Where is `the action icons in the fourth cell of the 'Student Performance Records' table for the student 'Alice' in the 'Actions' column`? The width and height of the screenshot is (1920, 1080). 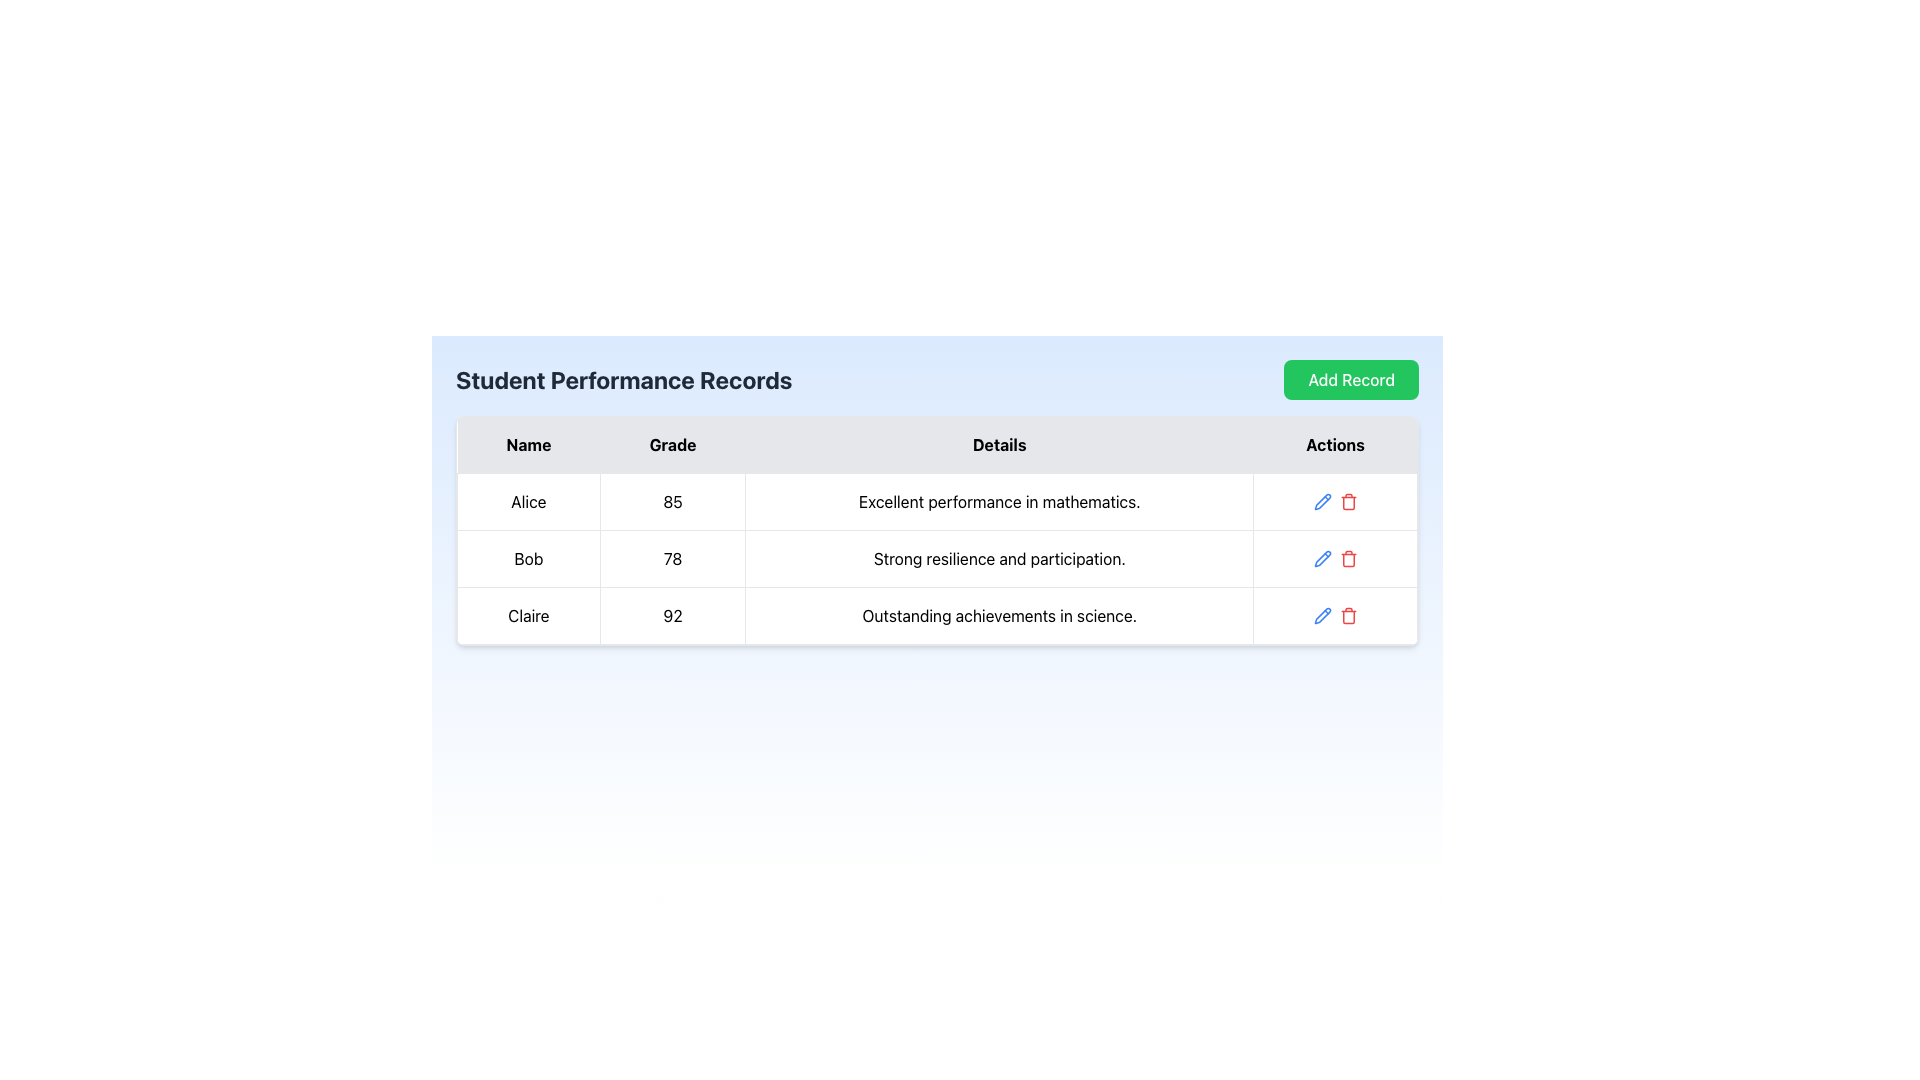 the action icons in the fourth cell of the 'Student Performance Records' table for the student 'Alice' in the 'Actions' column is located at coordinates (1335, 500).